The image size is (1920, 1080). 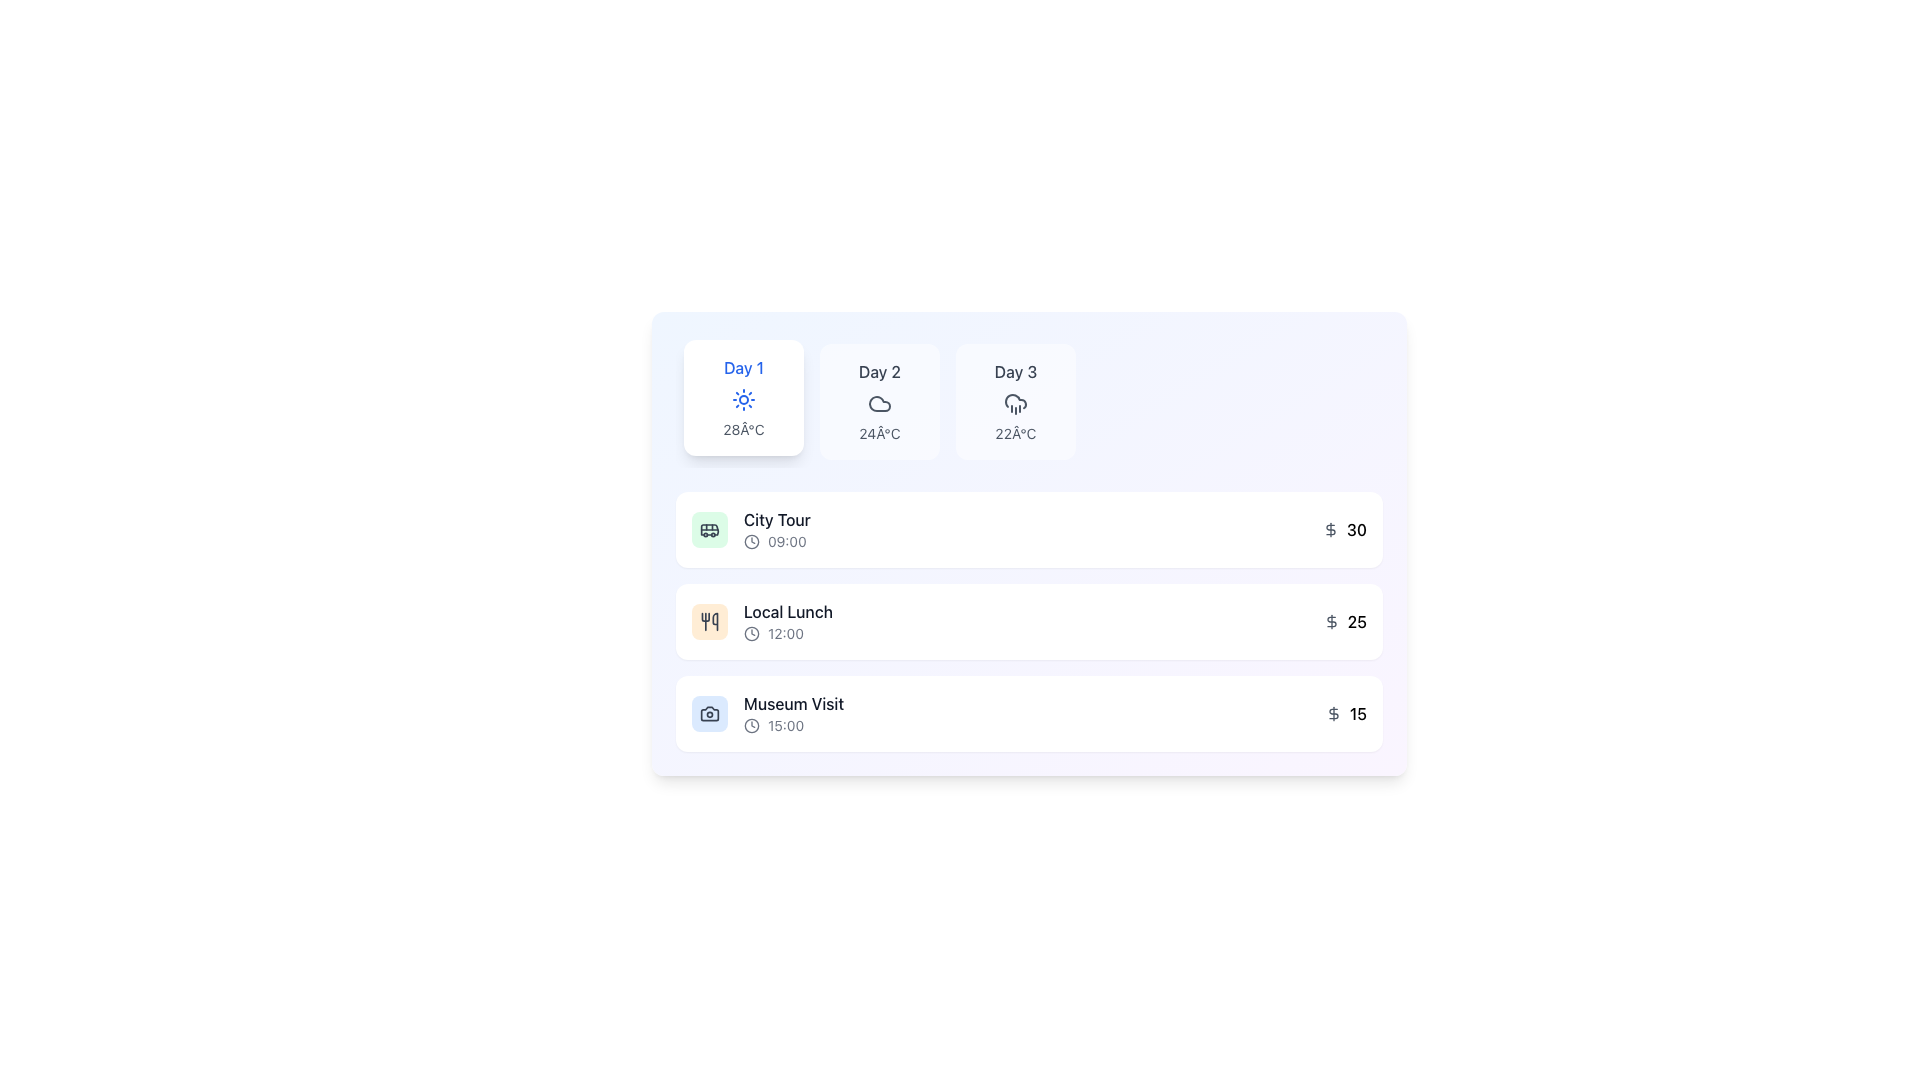 What do you see at coordinates (785, 633) in the screenshot?
I see `the text displaying the time '12:00' which is in gray color and located next to the clock icon in the event titled 'Local Lunch'` at bounding box center [785, 633].